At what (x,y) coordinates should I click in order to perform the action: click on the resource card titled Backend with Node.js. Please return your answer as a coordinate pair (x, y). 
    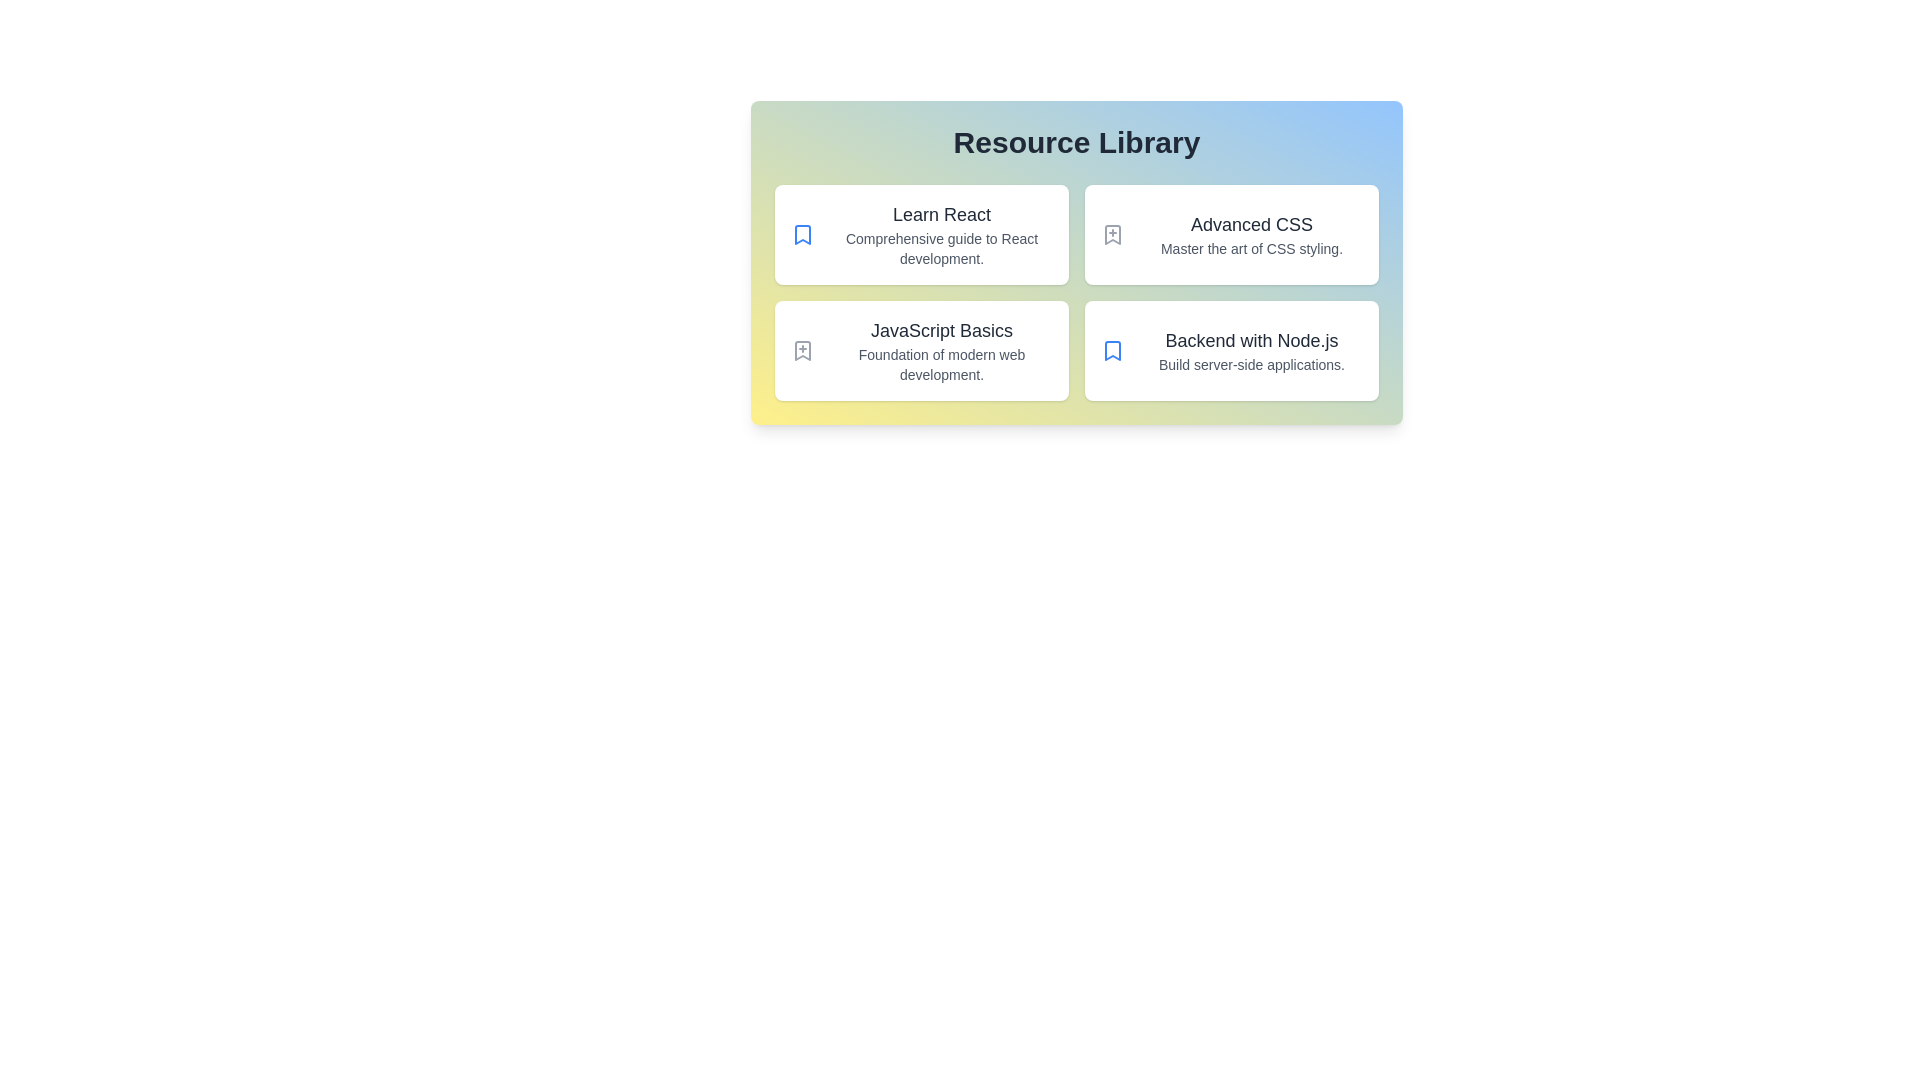
    Looking at the image, I should click on (1231, 350).